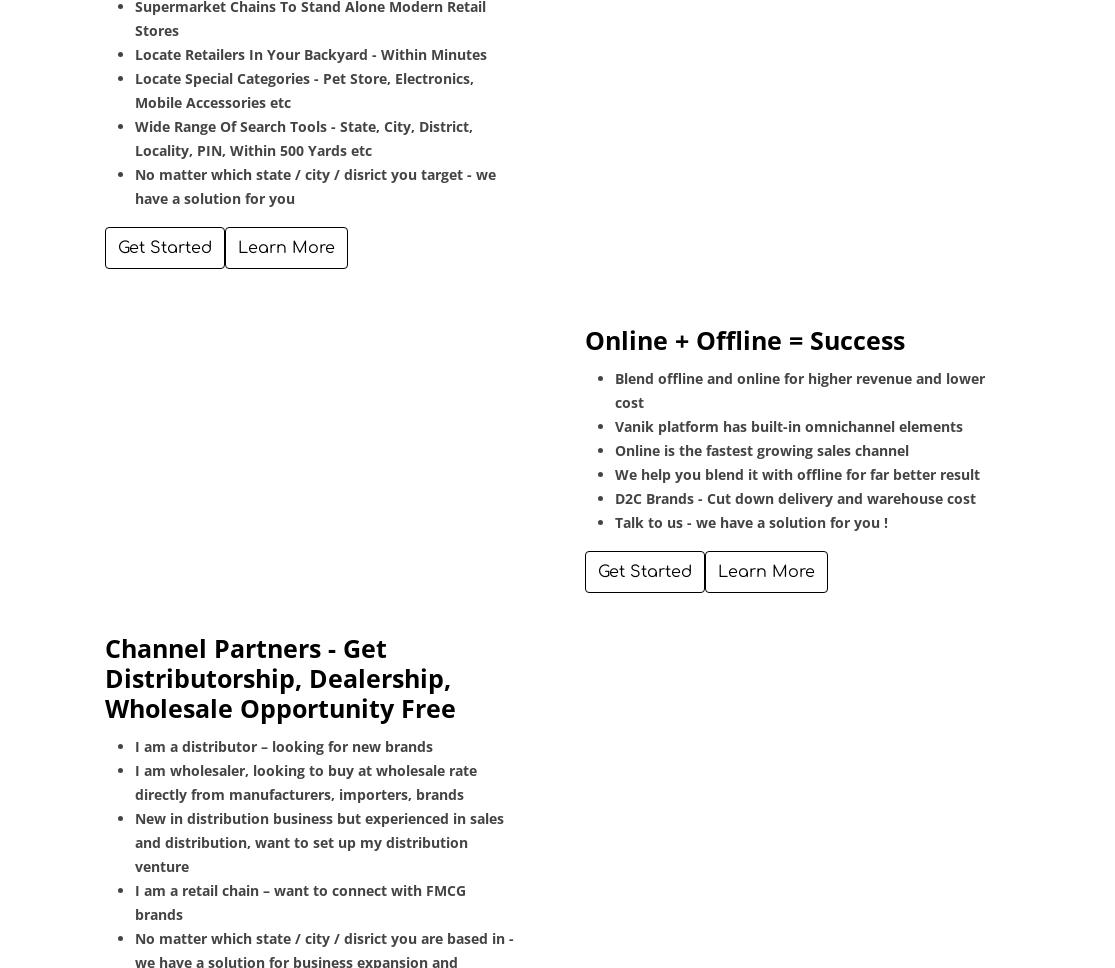 Image resolution: width=1115 pixels, height=968 pixels. Describe the element at coordinates (614, 472) in the screenshot. I see `'We help you blend it with offline for far better result'` at that location.